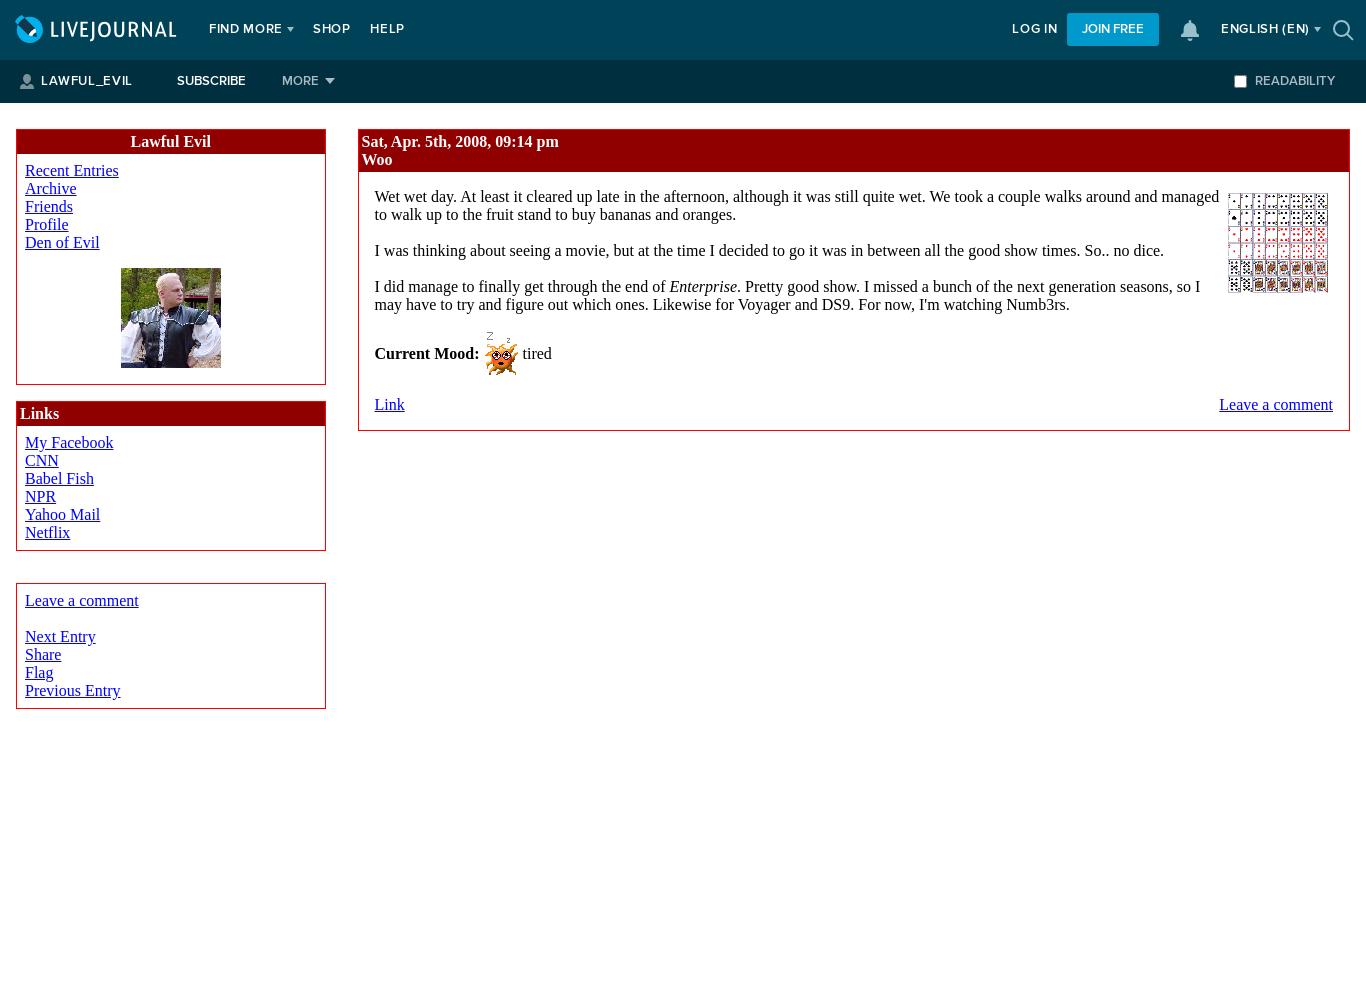 This screenshot has width=1366, height=1000. I want to click on 'Previous Entry', so click(72, 689).